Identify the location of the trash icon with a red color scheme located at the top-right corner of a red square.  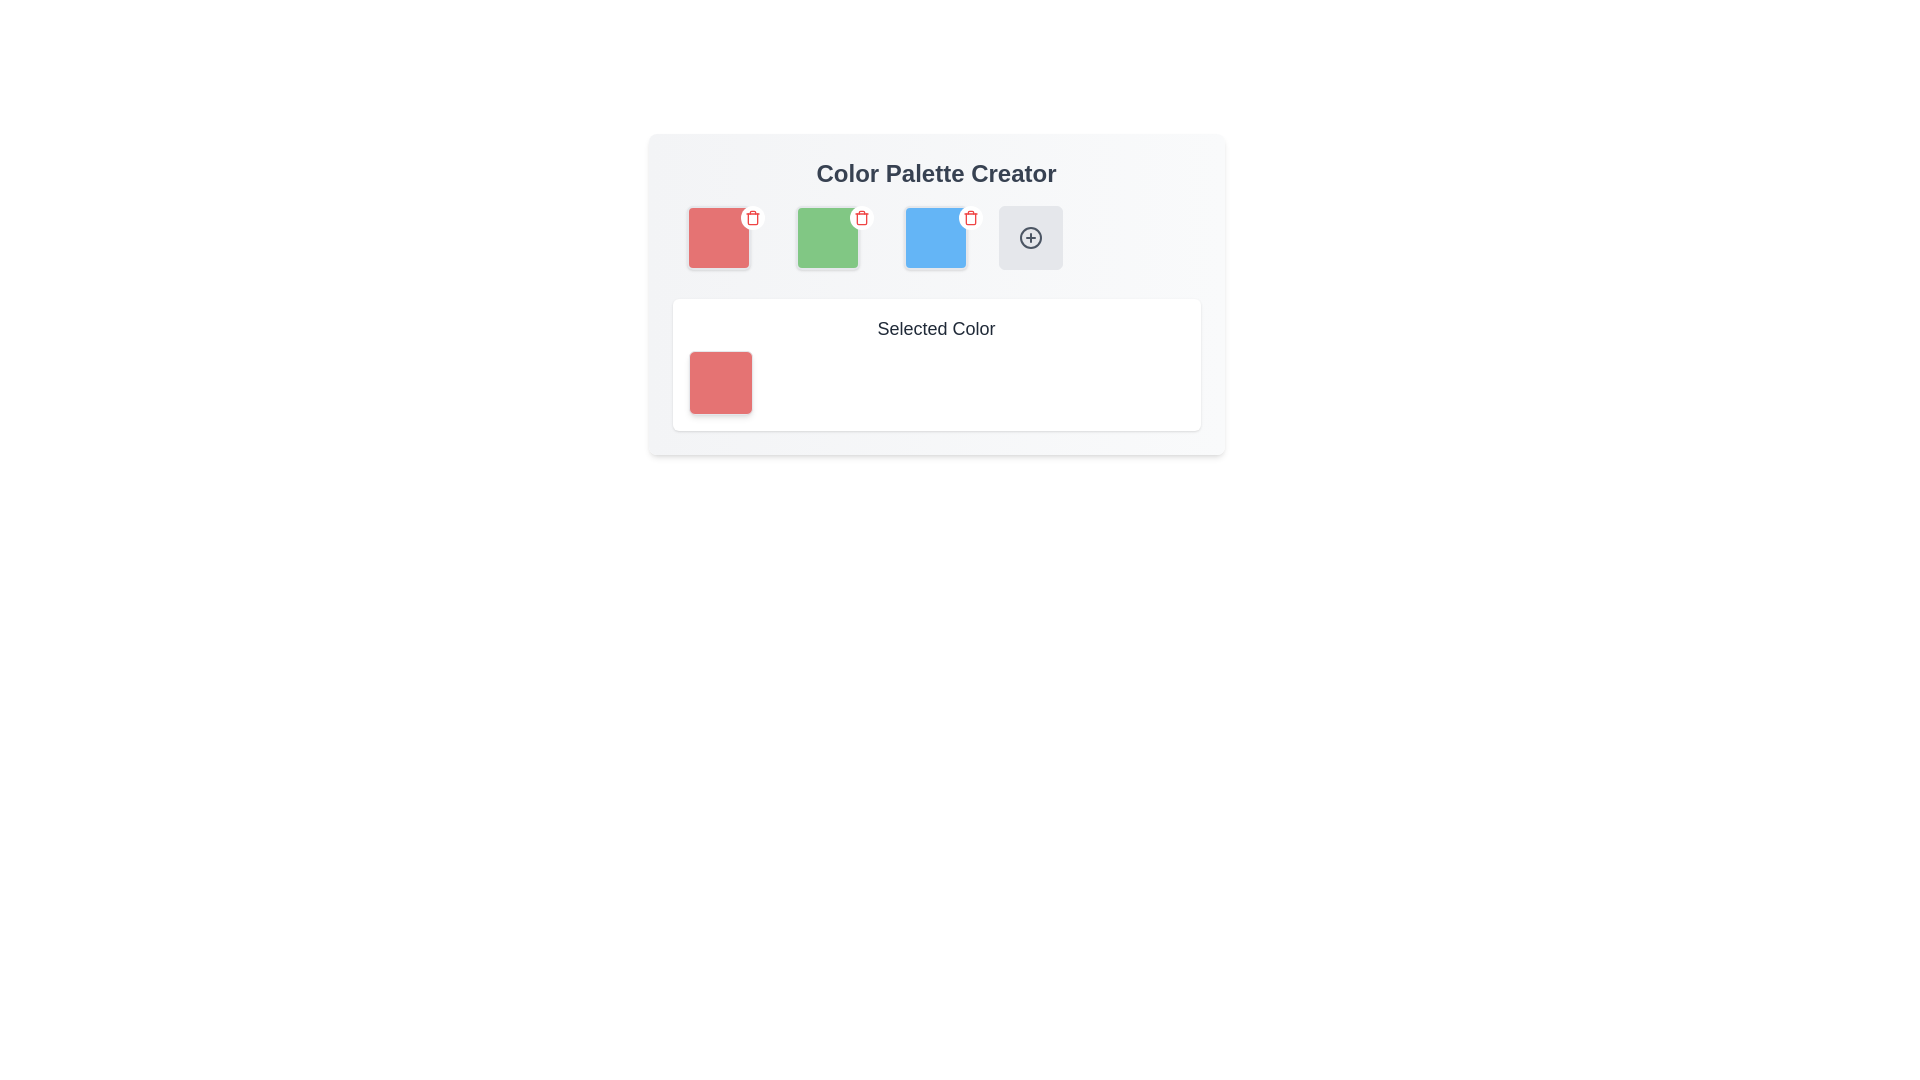
(752, 218).